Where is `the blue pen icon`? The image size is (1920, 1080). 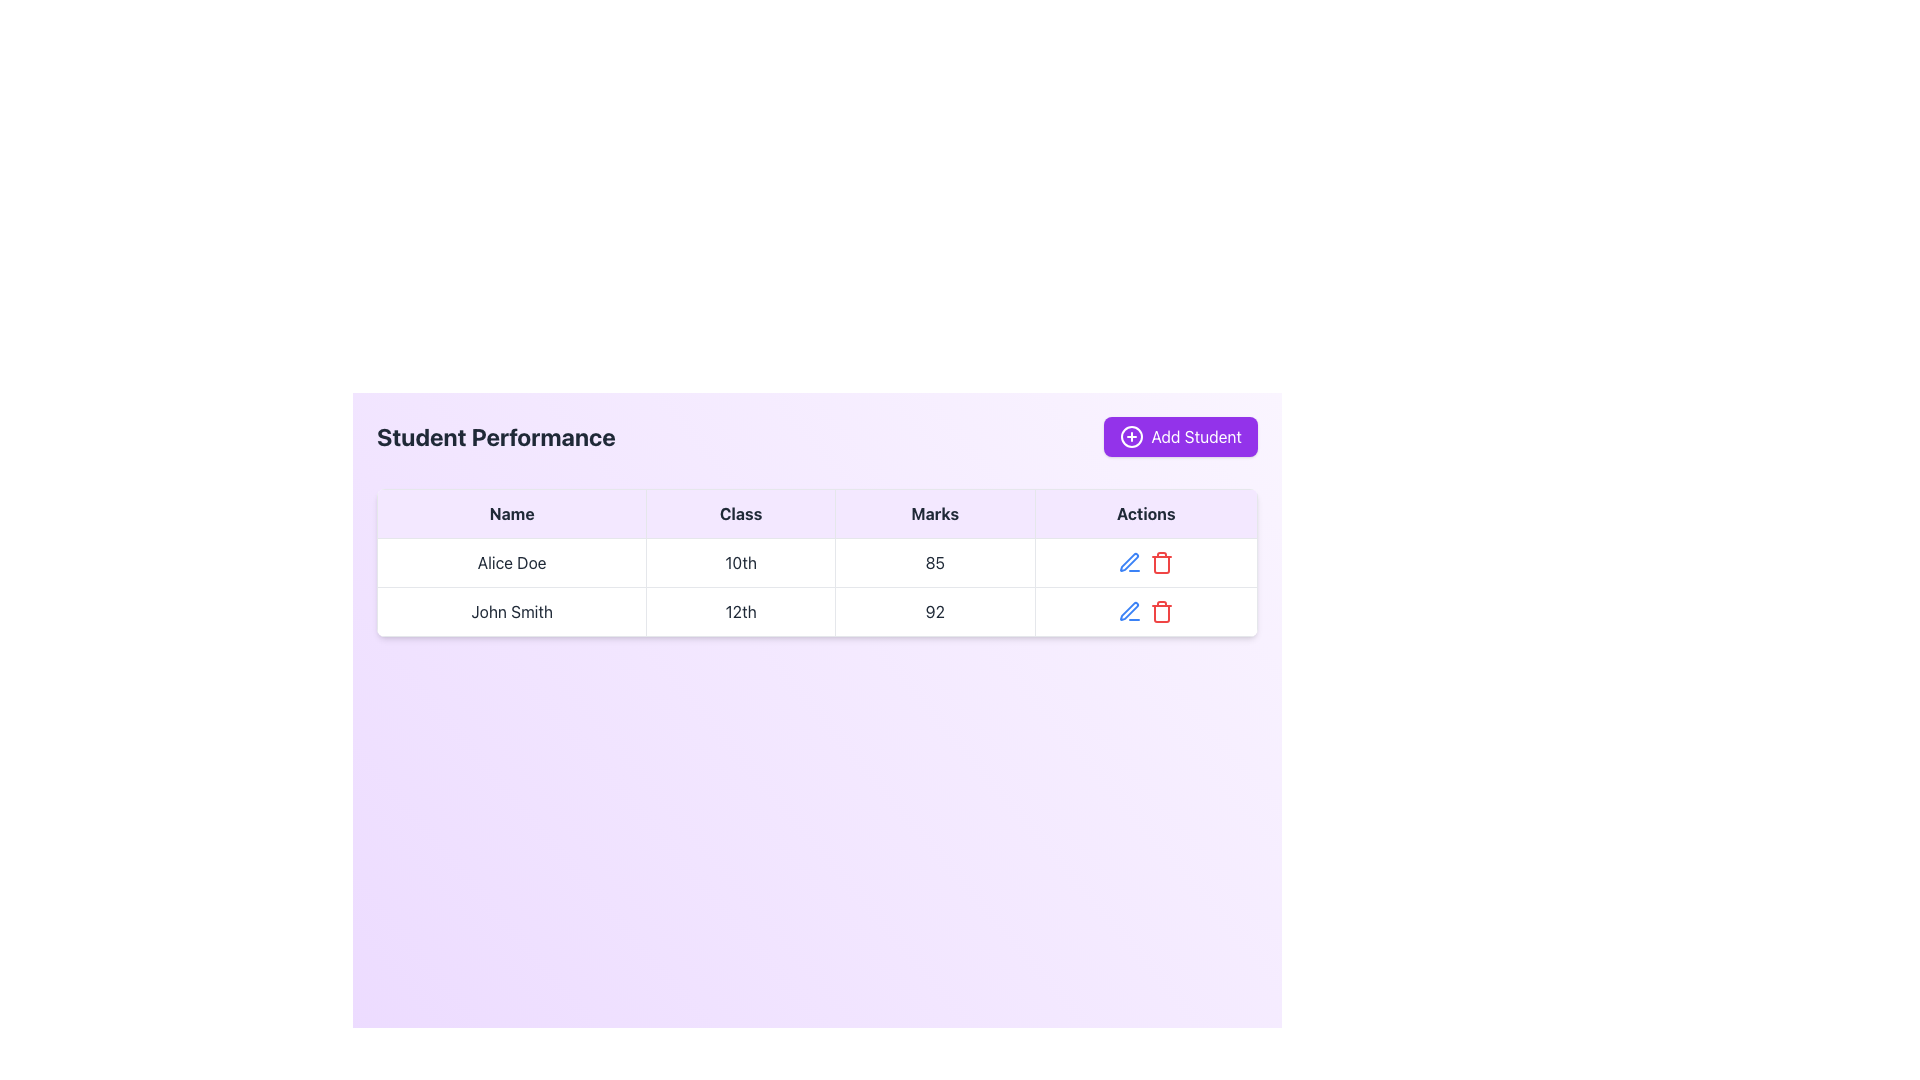
the blue pen icon is located at coordinates (1146, 563).